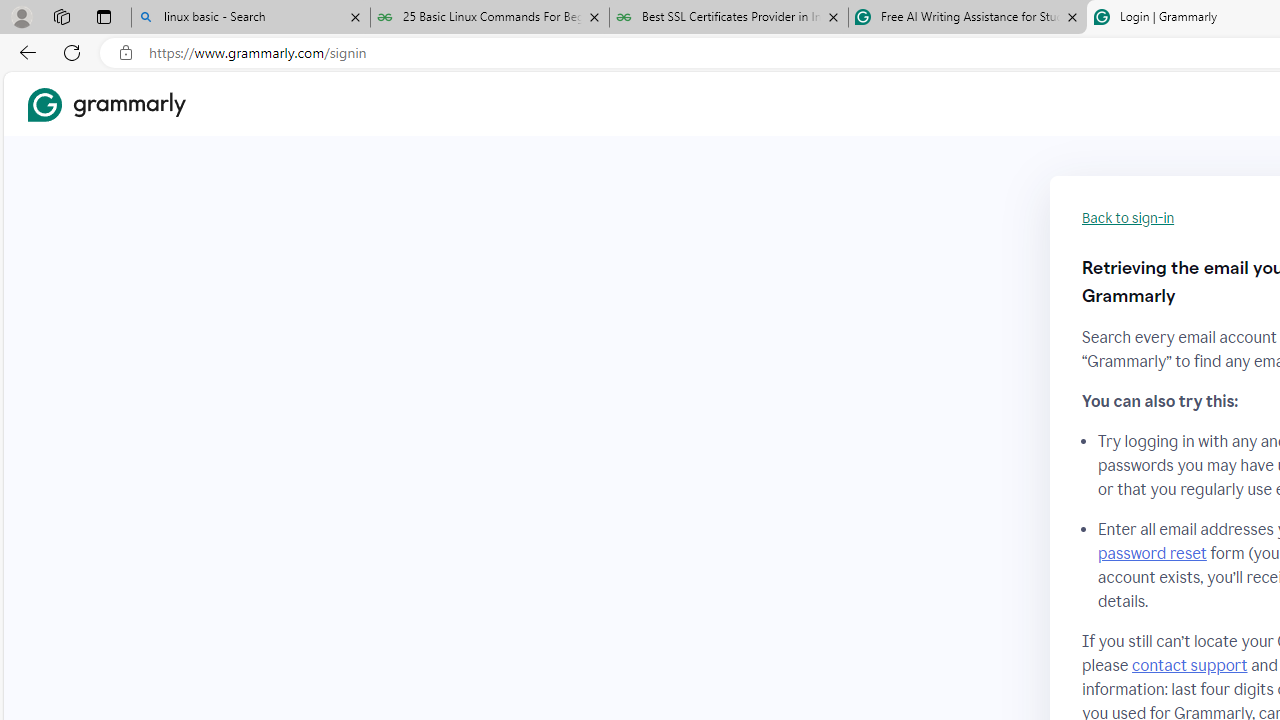 The width and height of the screenshot is (1280, 720). Describe the element at coordinates (728, 17) in the screenshot. I see `'Best SSL Certificates Provider in India - GeeksforGeeks'` at that location.